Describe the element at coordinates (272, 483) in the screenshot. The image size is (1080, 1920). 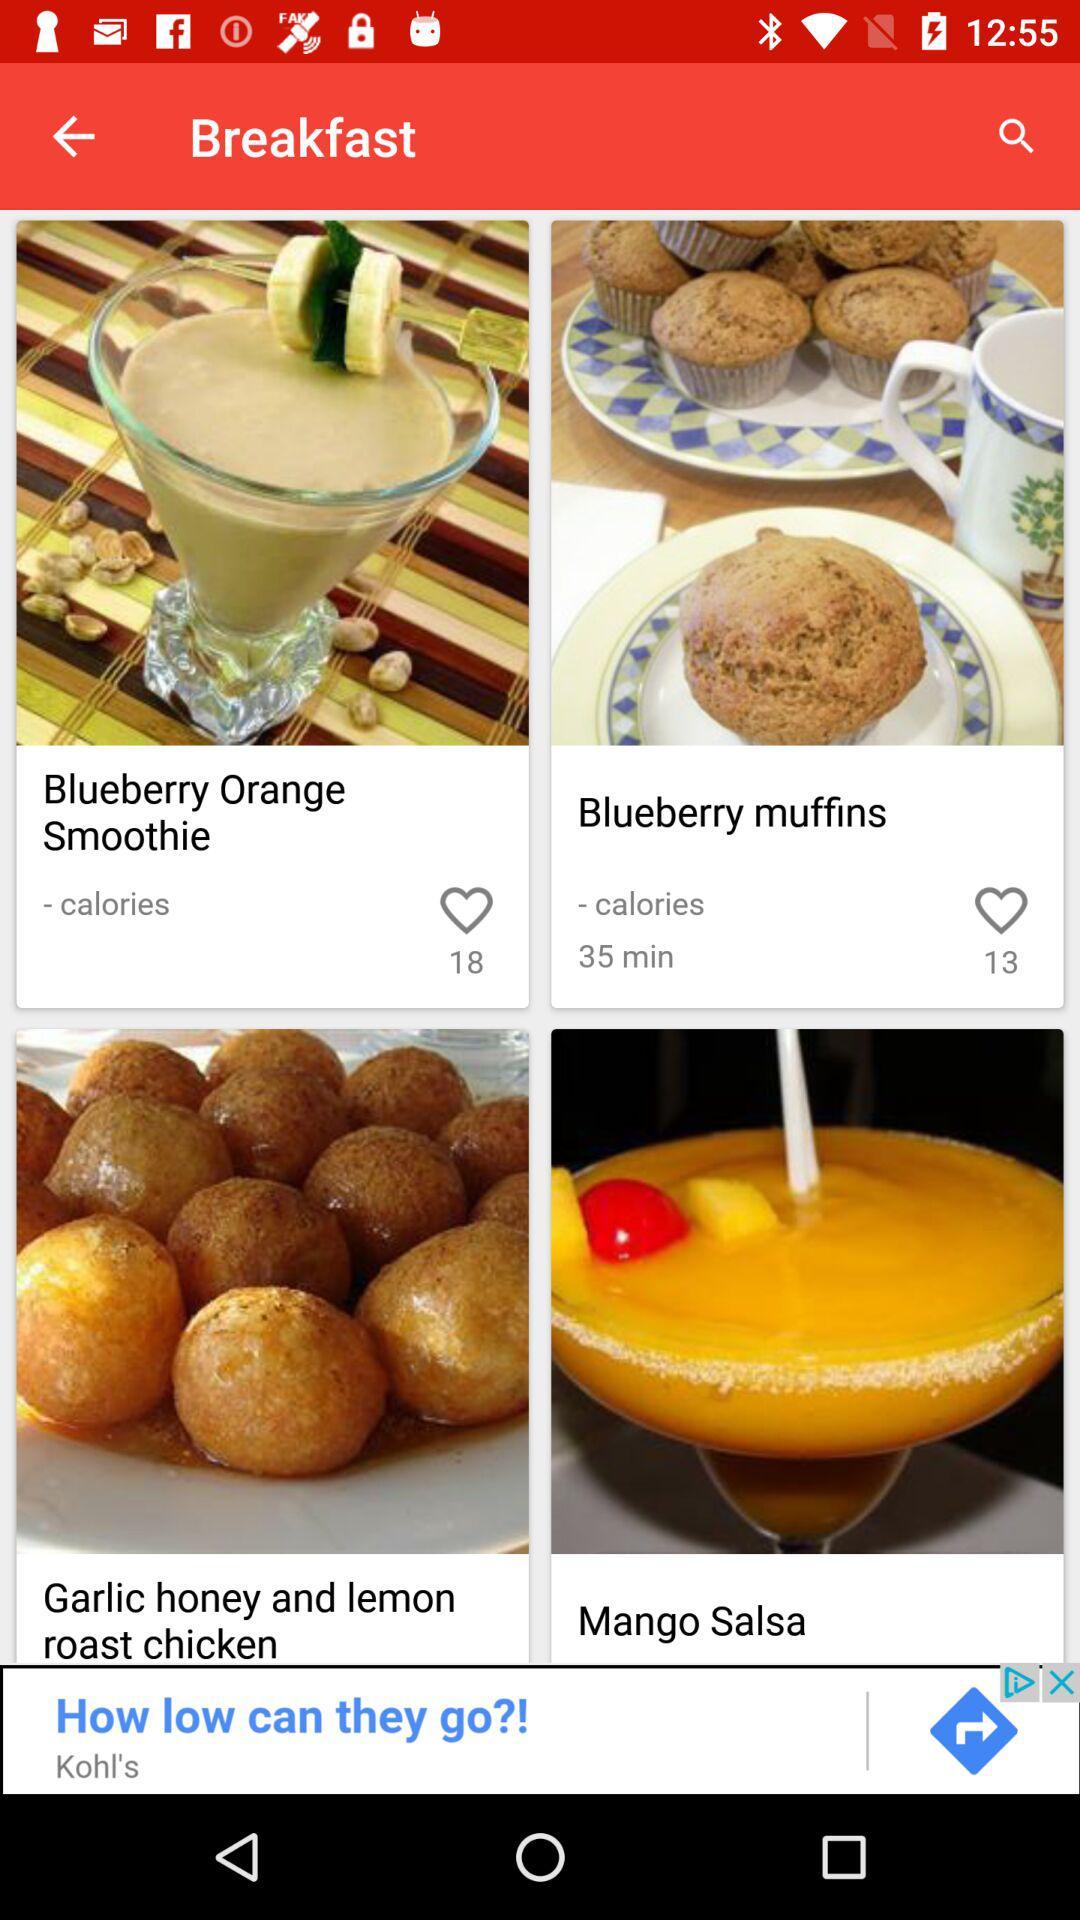
I see `cookies and brownies recipes` at that location.